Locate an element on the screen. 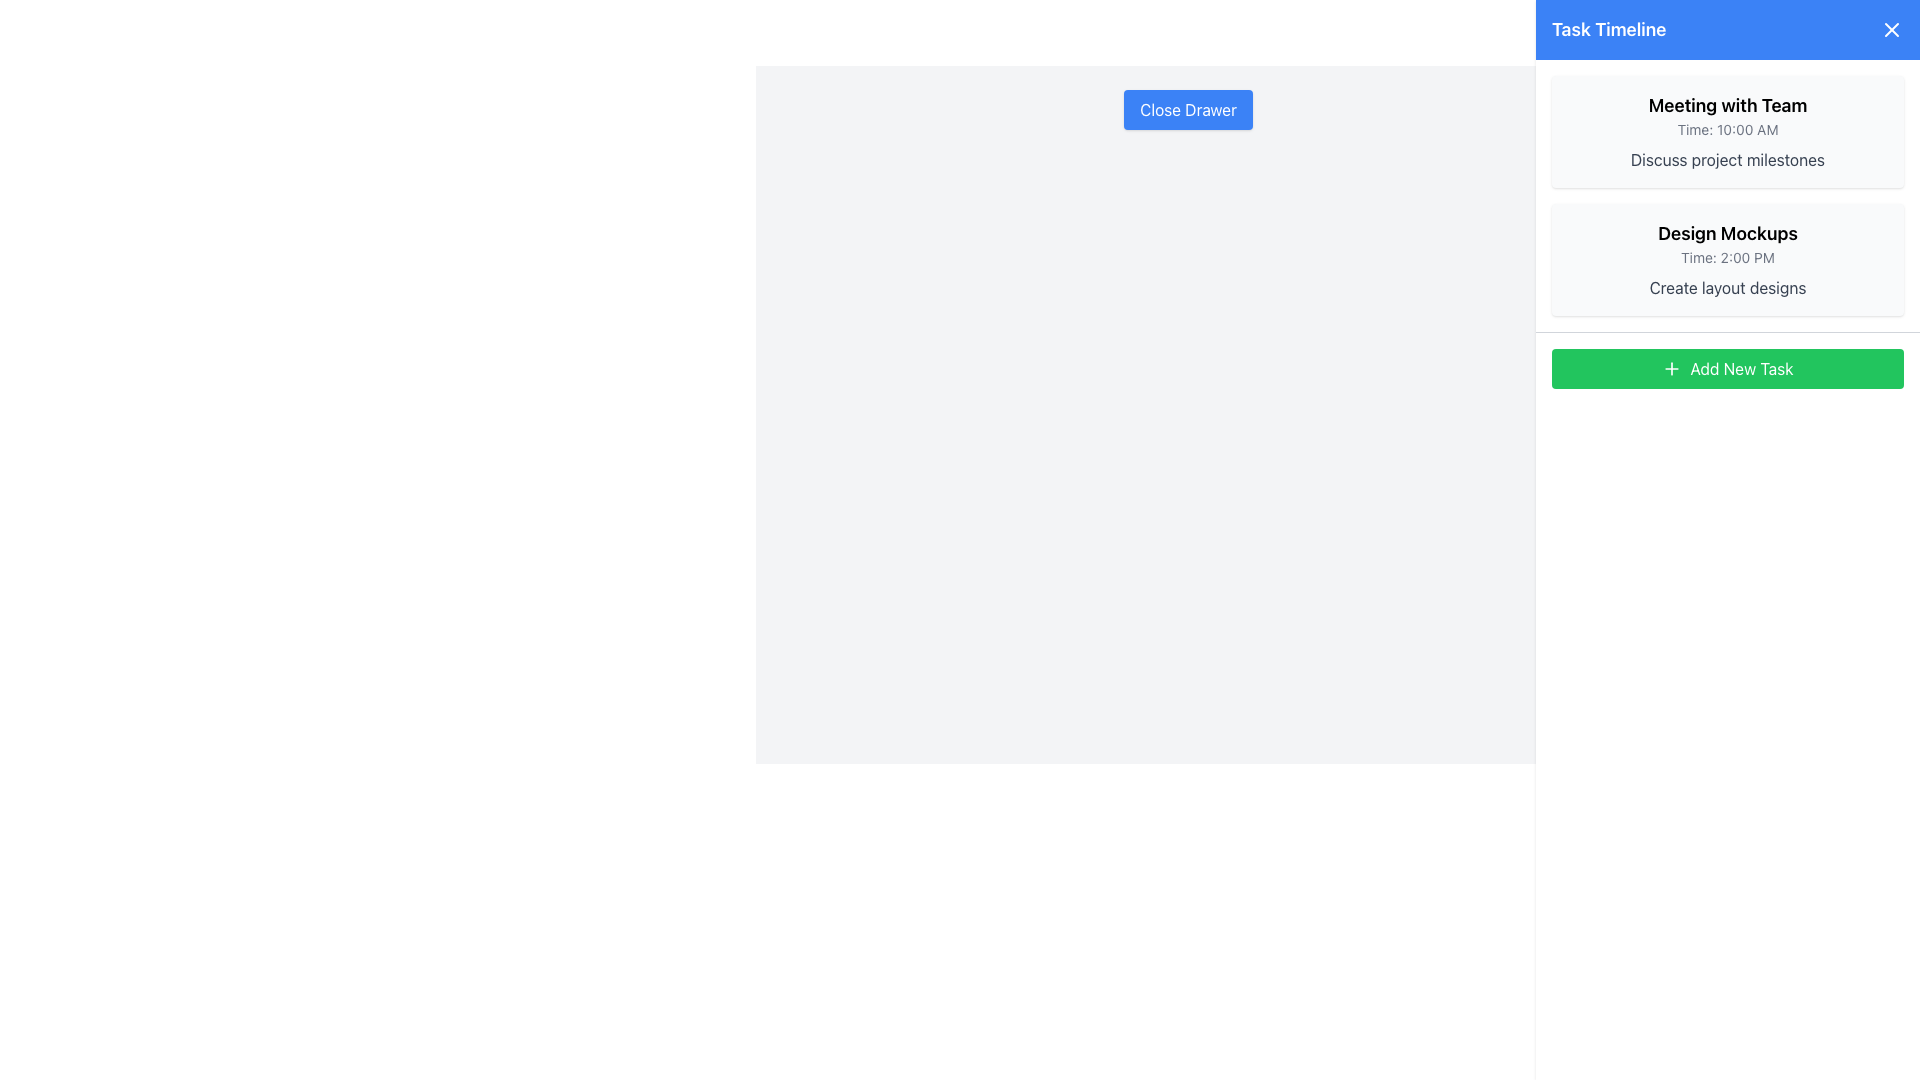 Image resolution: width=1920 pixels, height=1080 pixels. text content serving as the title or header for the task item located in the second task card of the 'Task Timeline' section, positioned above 'Time: 2:00 PM' and 'Create layout designs' is located at coordinates (1727, 233).